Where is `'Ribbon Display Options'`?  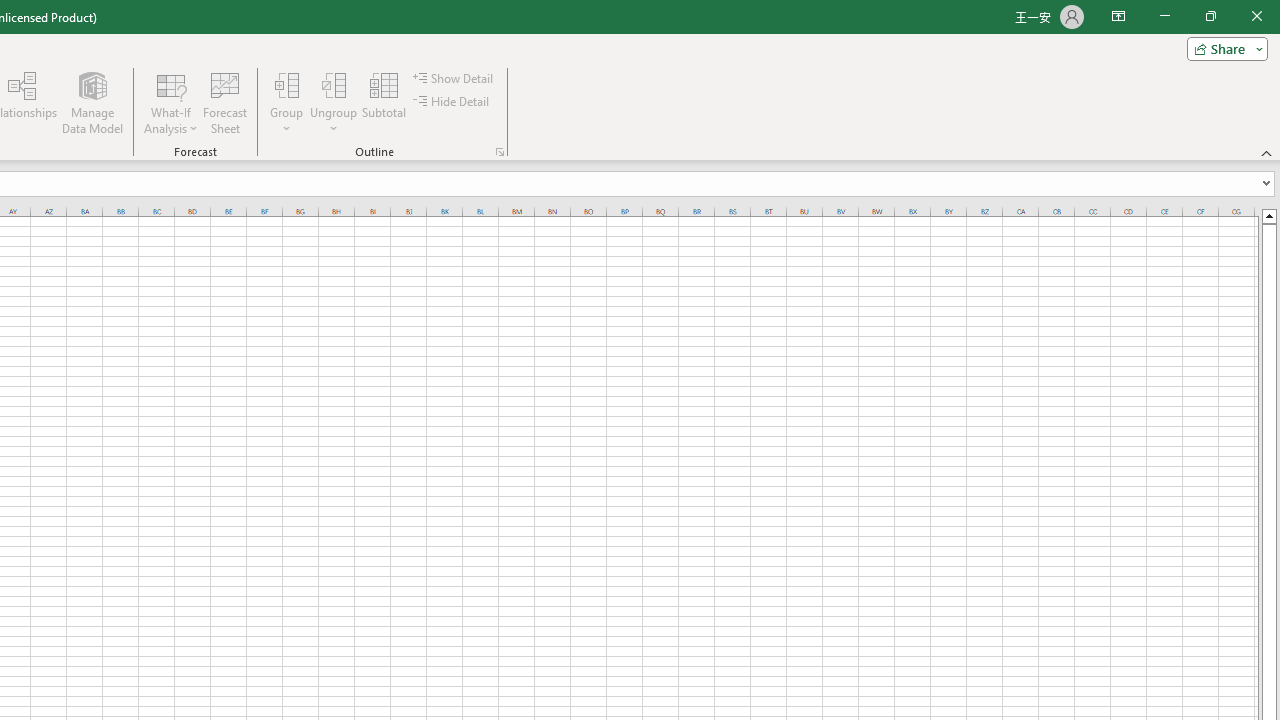 'Ribbon Display Options' is located at coordinates (1117, 16).